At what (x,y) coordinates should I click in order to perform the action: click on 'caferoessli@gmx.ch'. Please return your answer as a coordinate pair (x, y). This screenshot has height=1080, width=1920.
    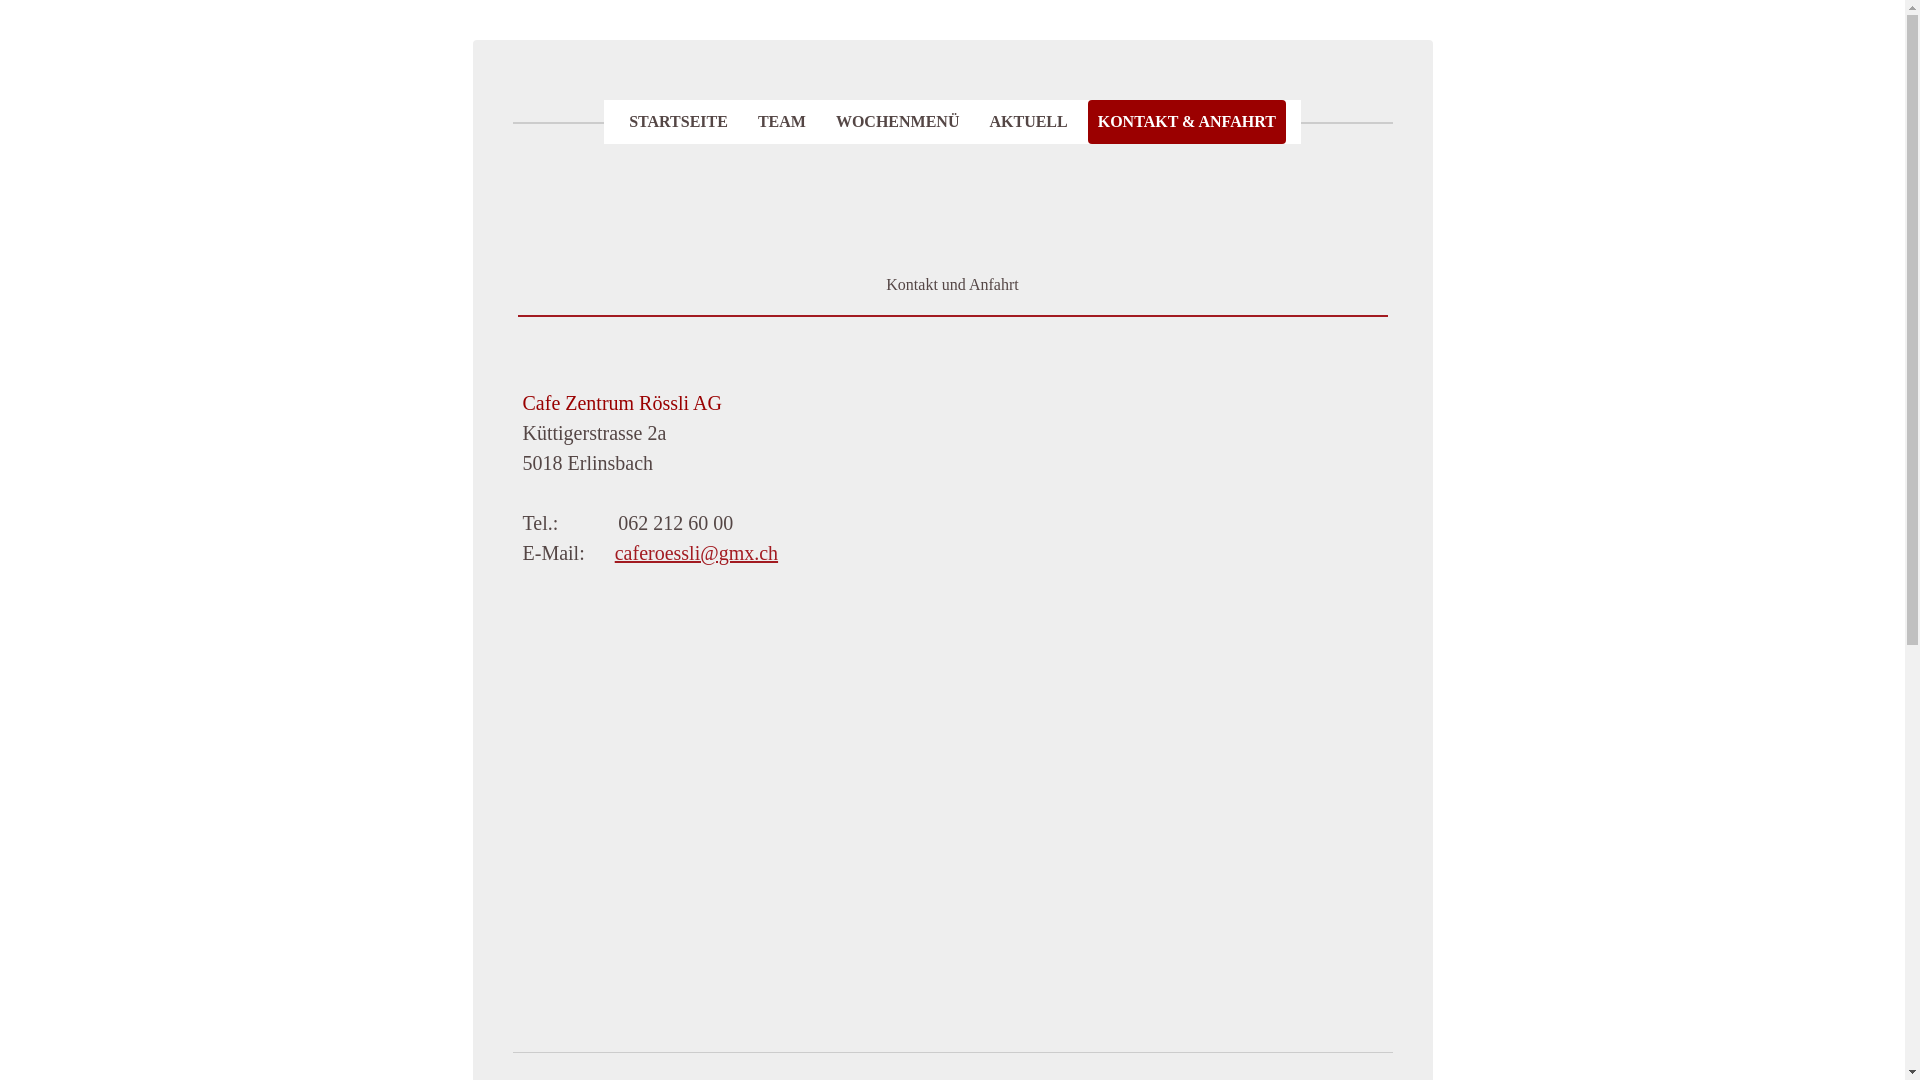
    Looking at the image, I should click on (696, 552).